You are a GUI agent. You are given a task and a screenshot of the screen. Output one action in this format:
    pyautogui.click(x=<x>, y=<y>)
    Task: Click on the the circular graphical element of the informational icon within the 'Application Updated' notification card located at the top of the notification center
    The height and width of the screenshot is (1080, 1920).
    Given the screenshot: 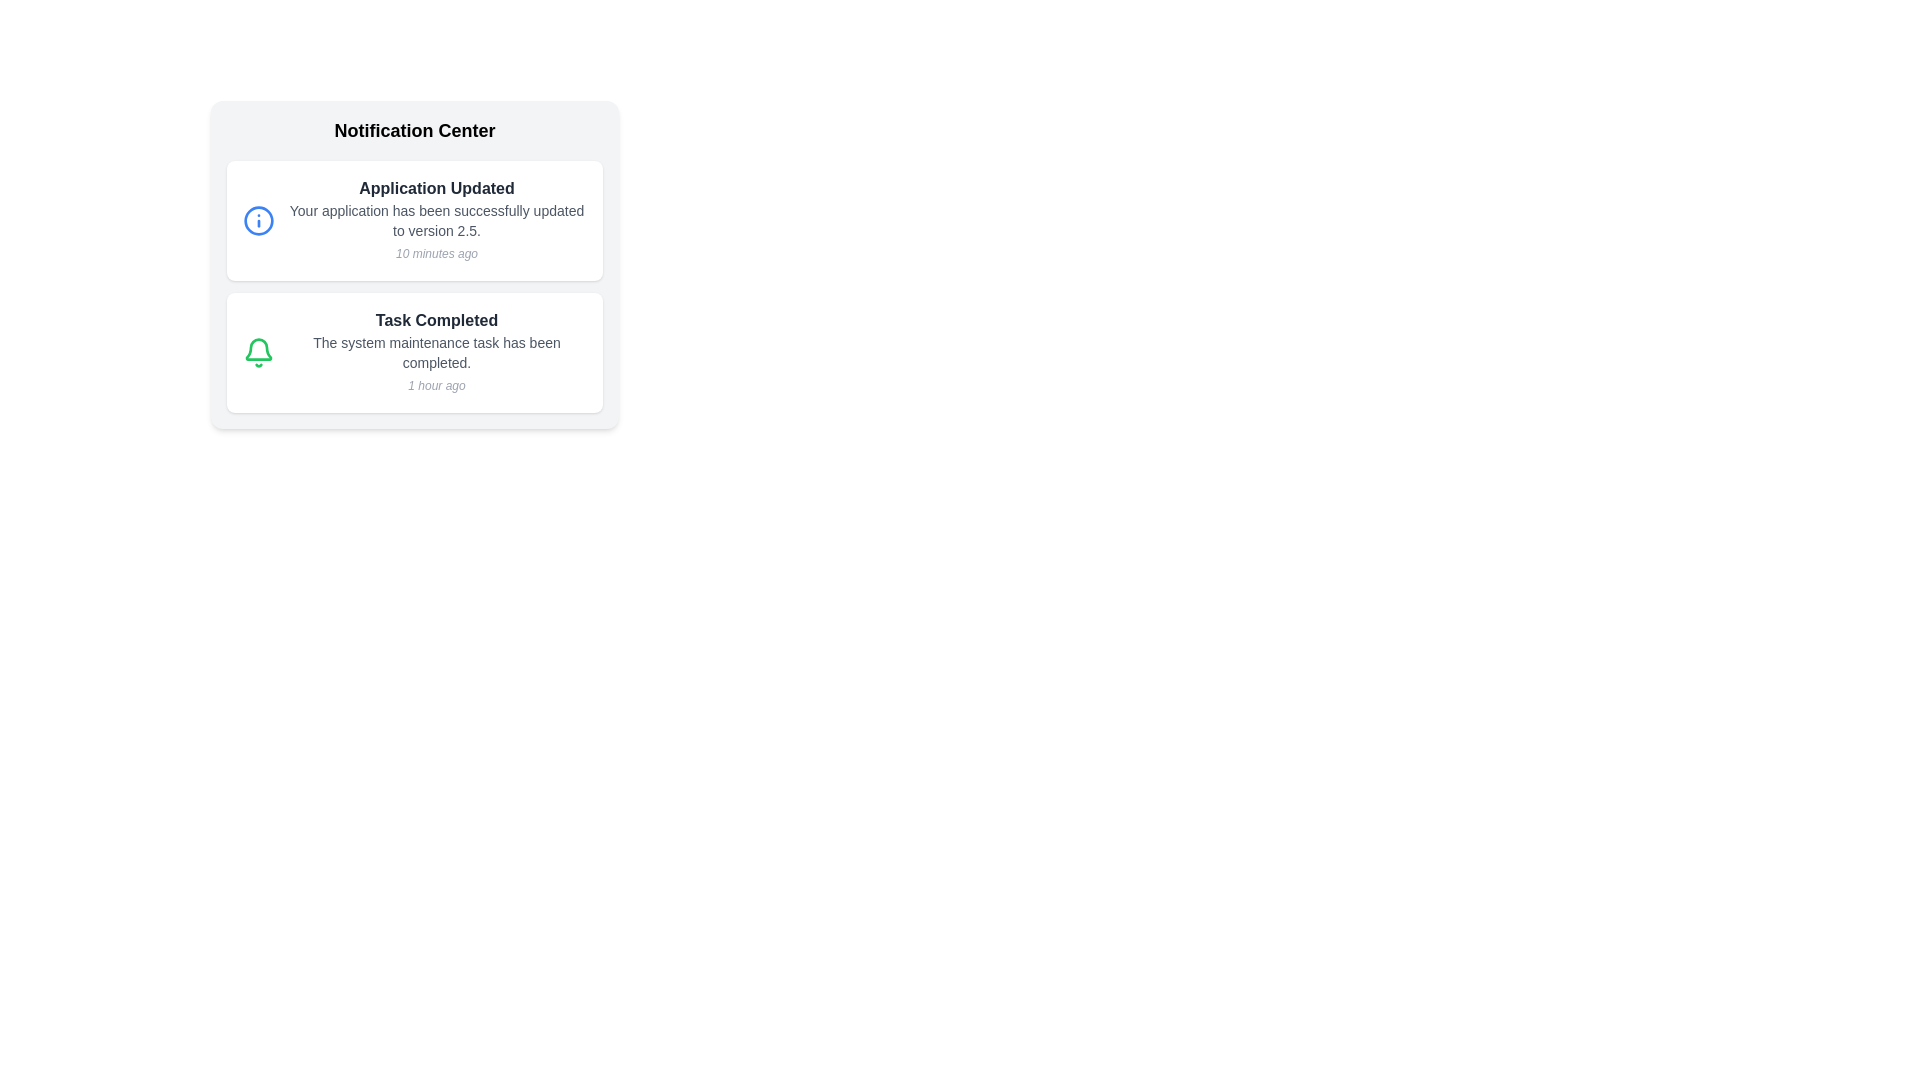 What is the action you would take?
    pyautogui.click(x=258, y=220)
    